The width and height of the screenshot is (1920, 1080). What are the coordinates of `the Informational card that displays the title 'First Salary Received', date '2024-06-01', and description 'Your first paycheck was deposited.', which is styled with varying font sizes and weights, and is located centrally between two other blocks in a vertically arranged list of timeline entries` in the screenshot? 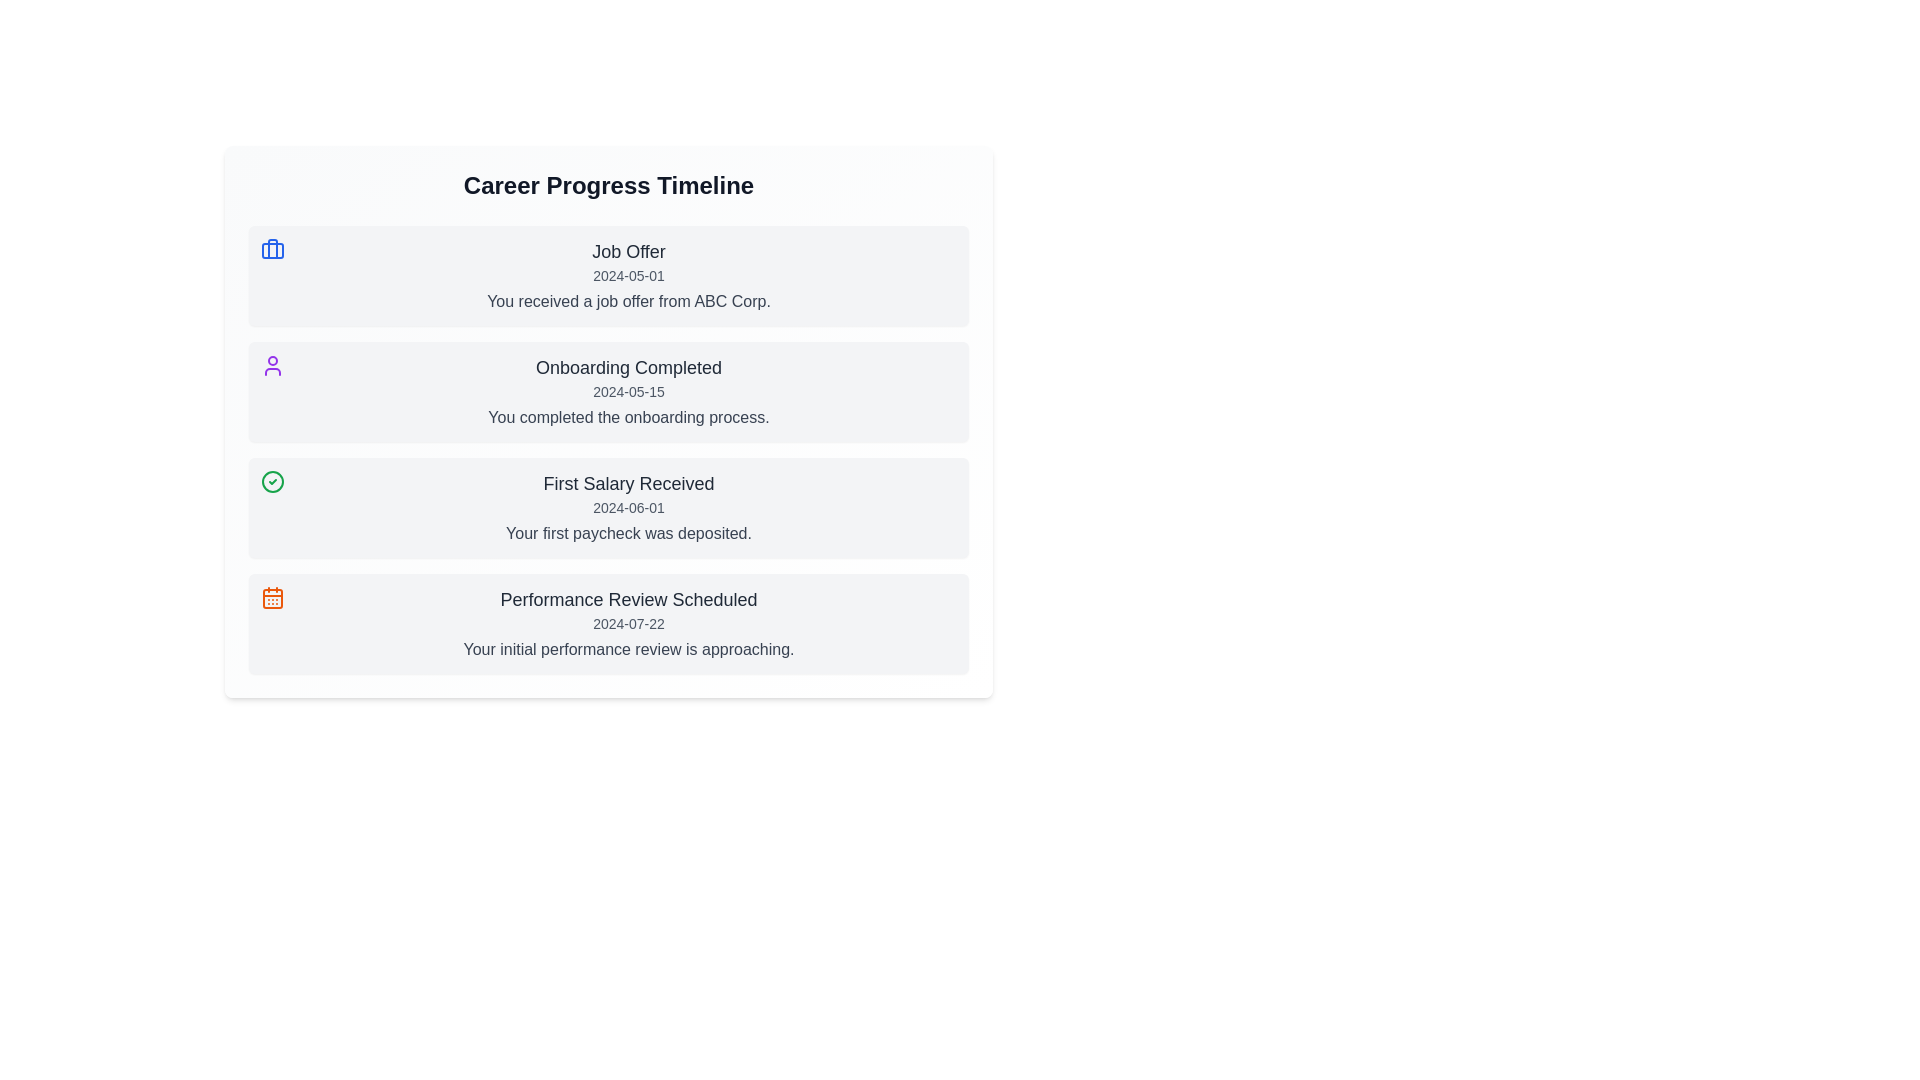 It's located at (627, 507).